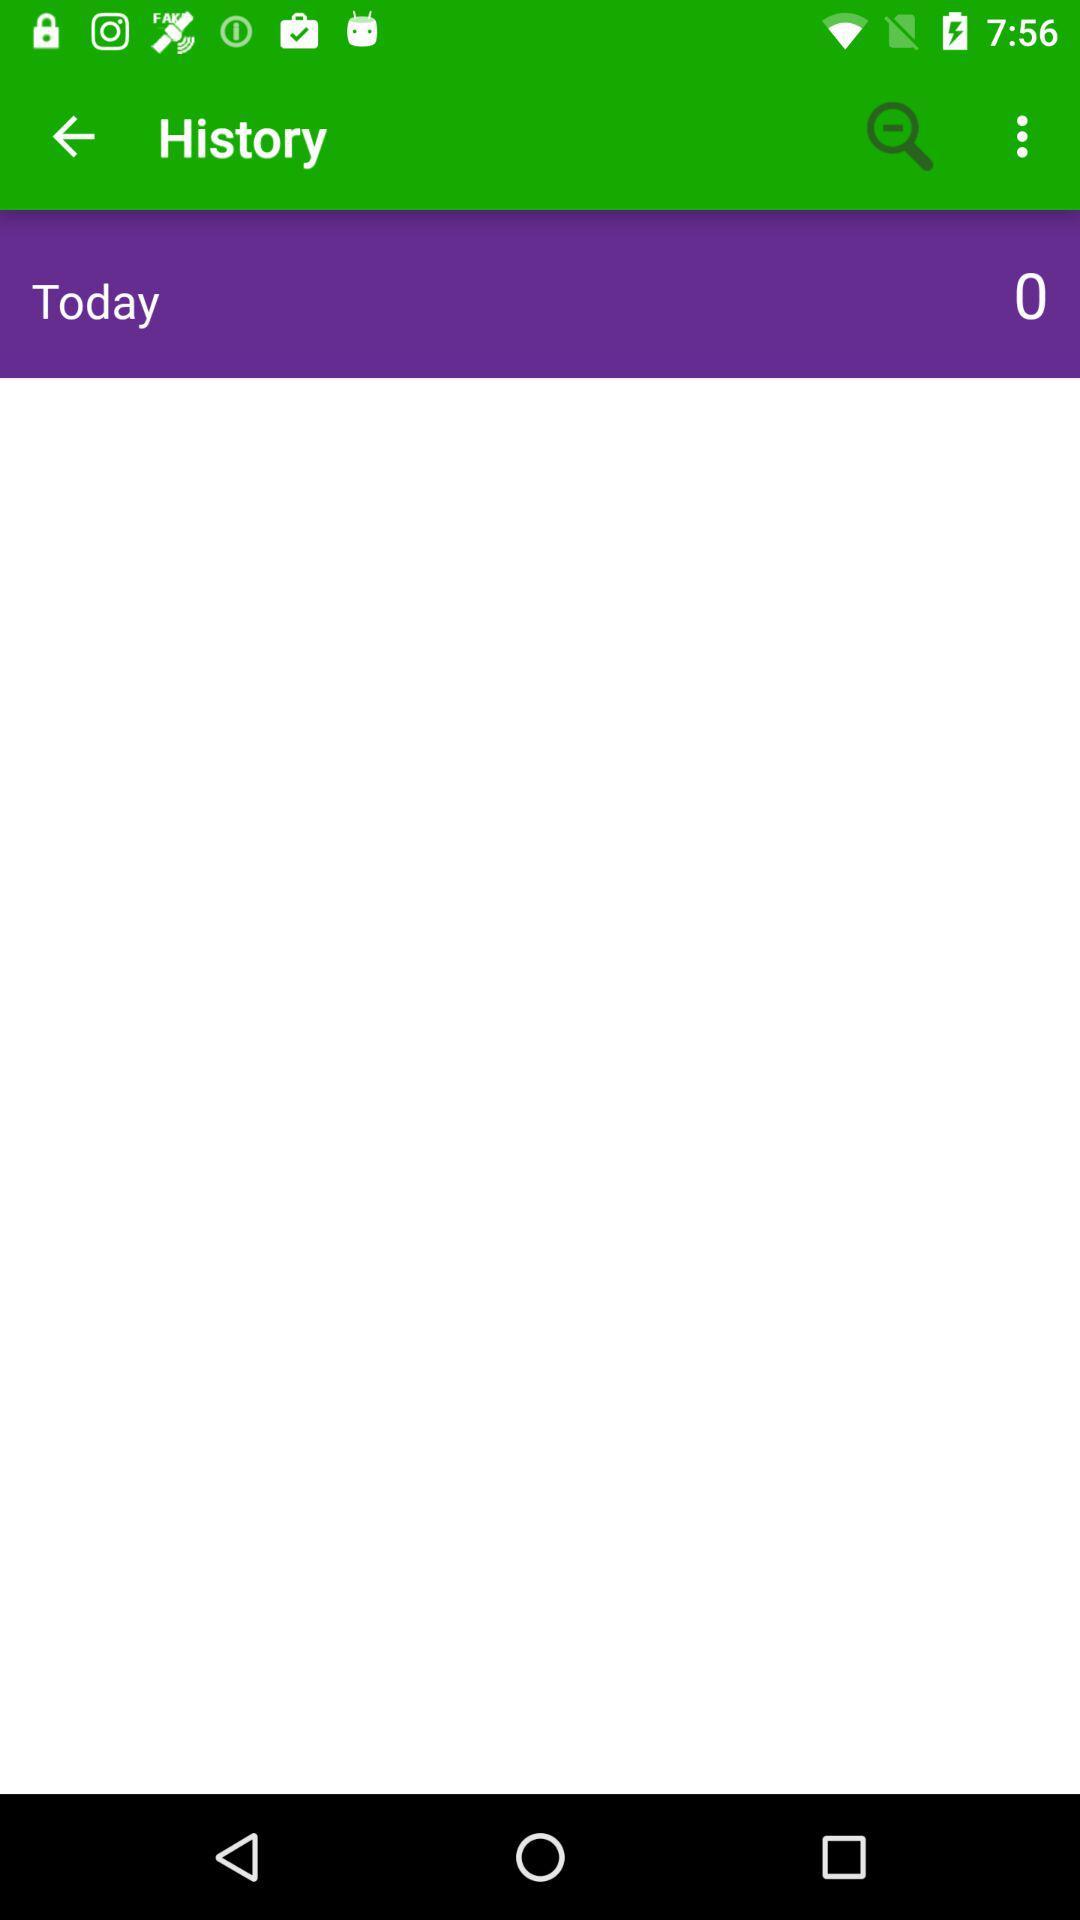  Describe the element at coordinates (95, 299) in the screenshot. I see `icon next to 0` at that location.